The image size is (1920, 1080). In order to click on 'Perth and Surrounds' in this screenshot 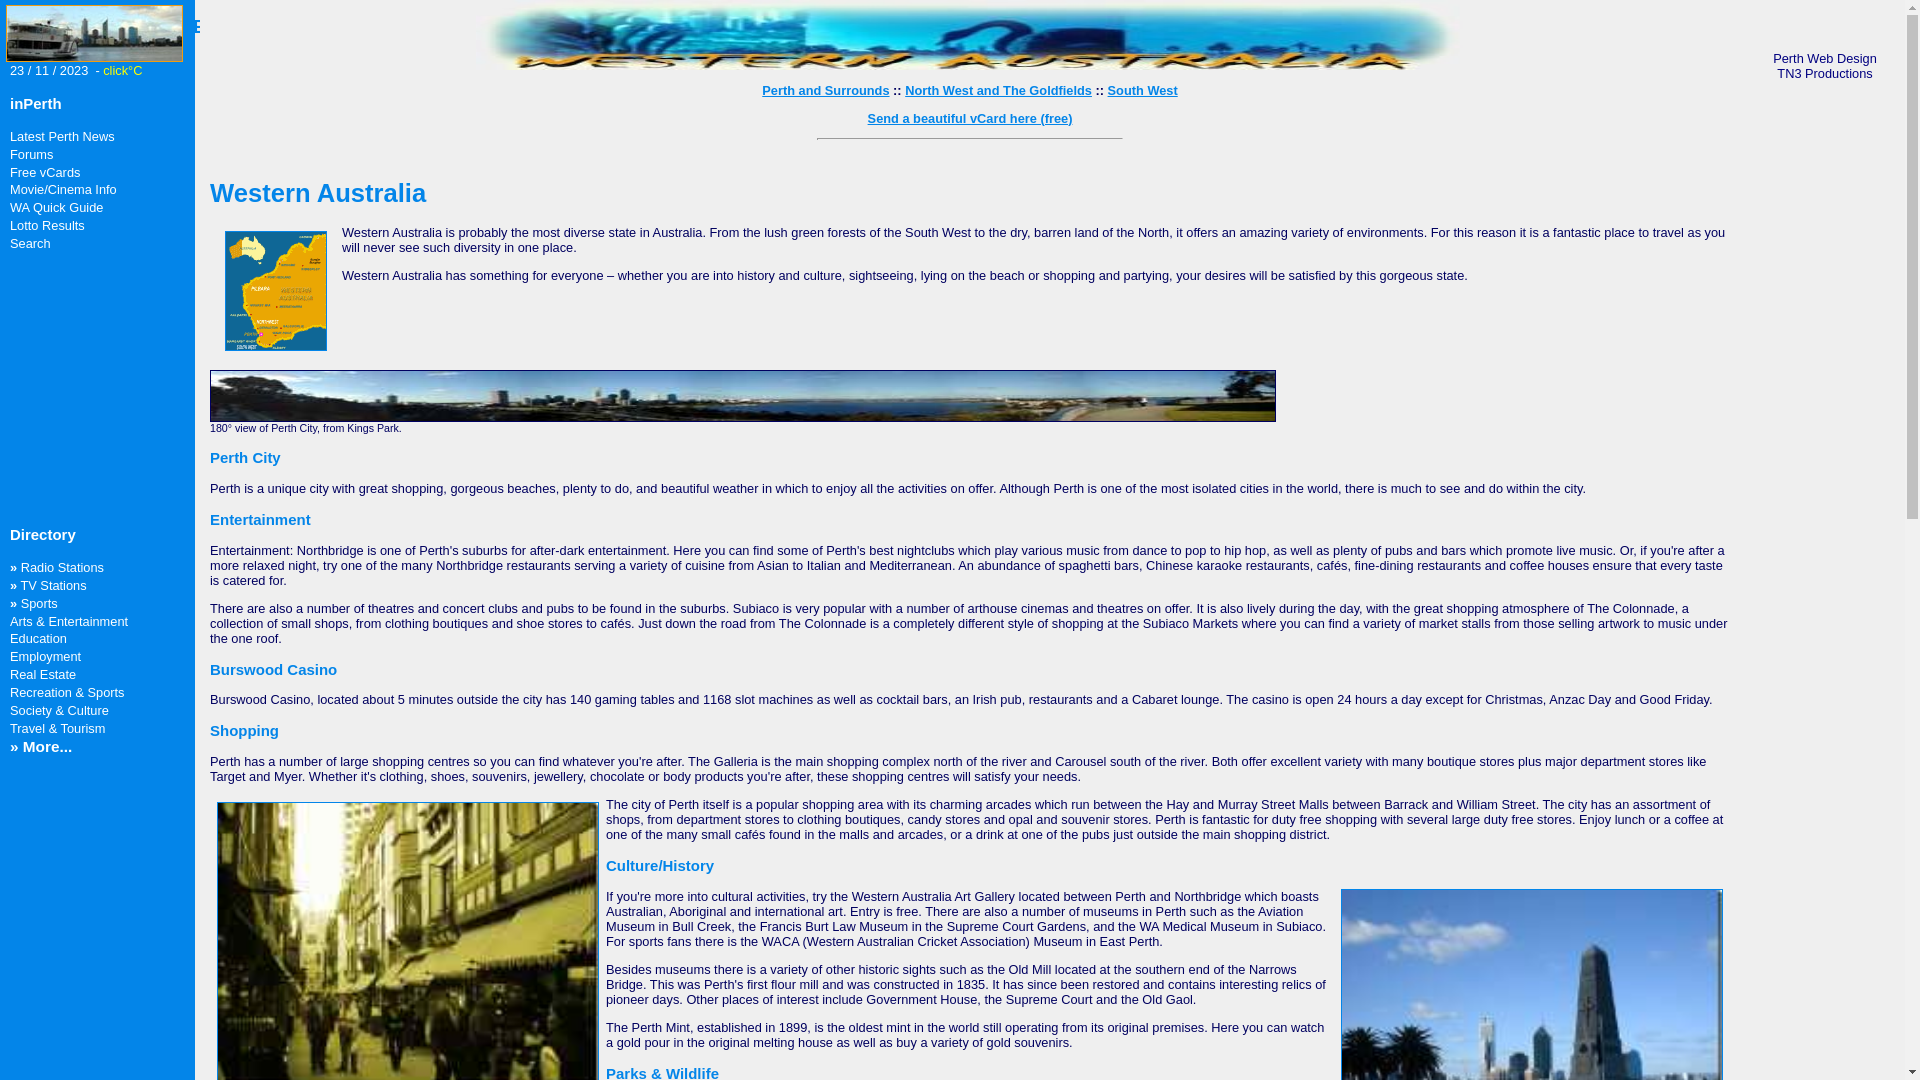, I will do `click(761, 90)`.